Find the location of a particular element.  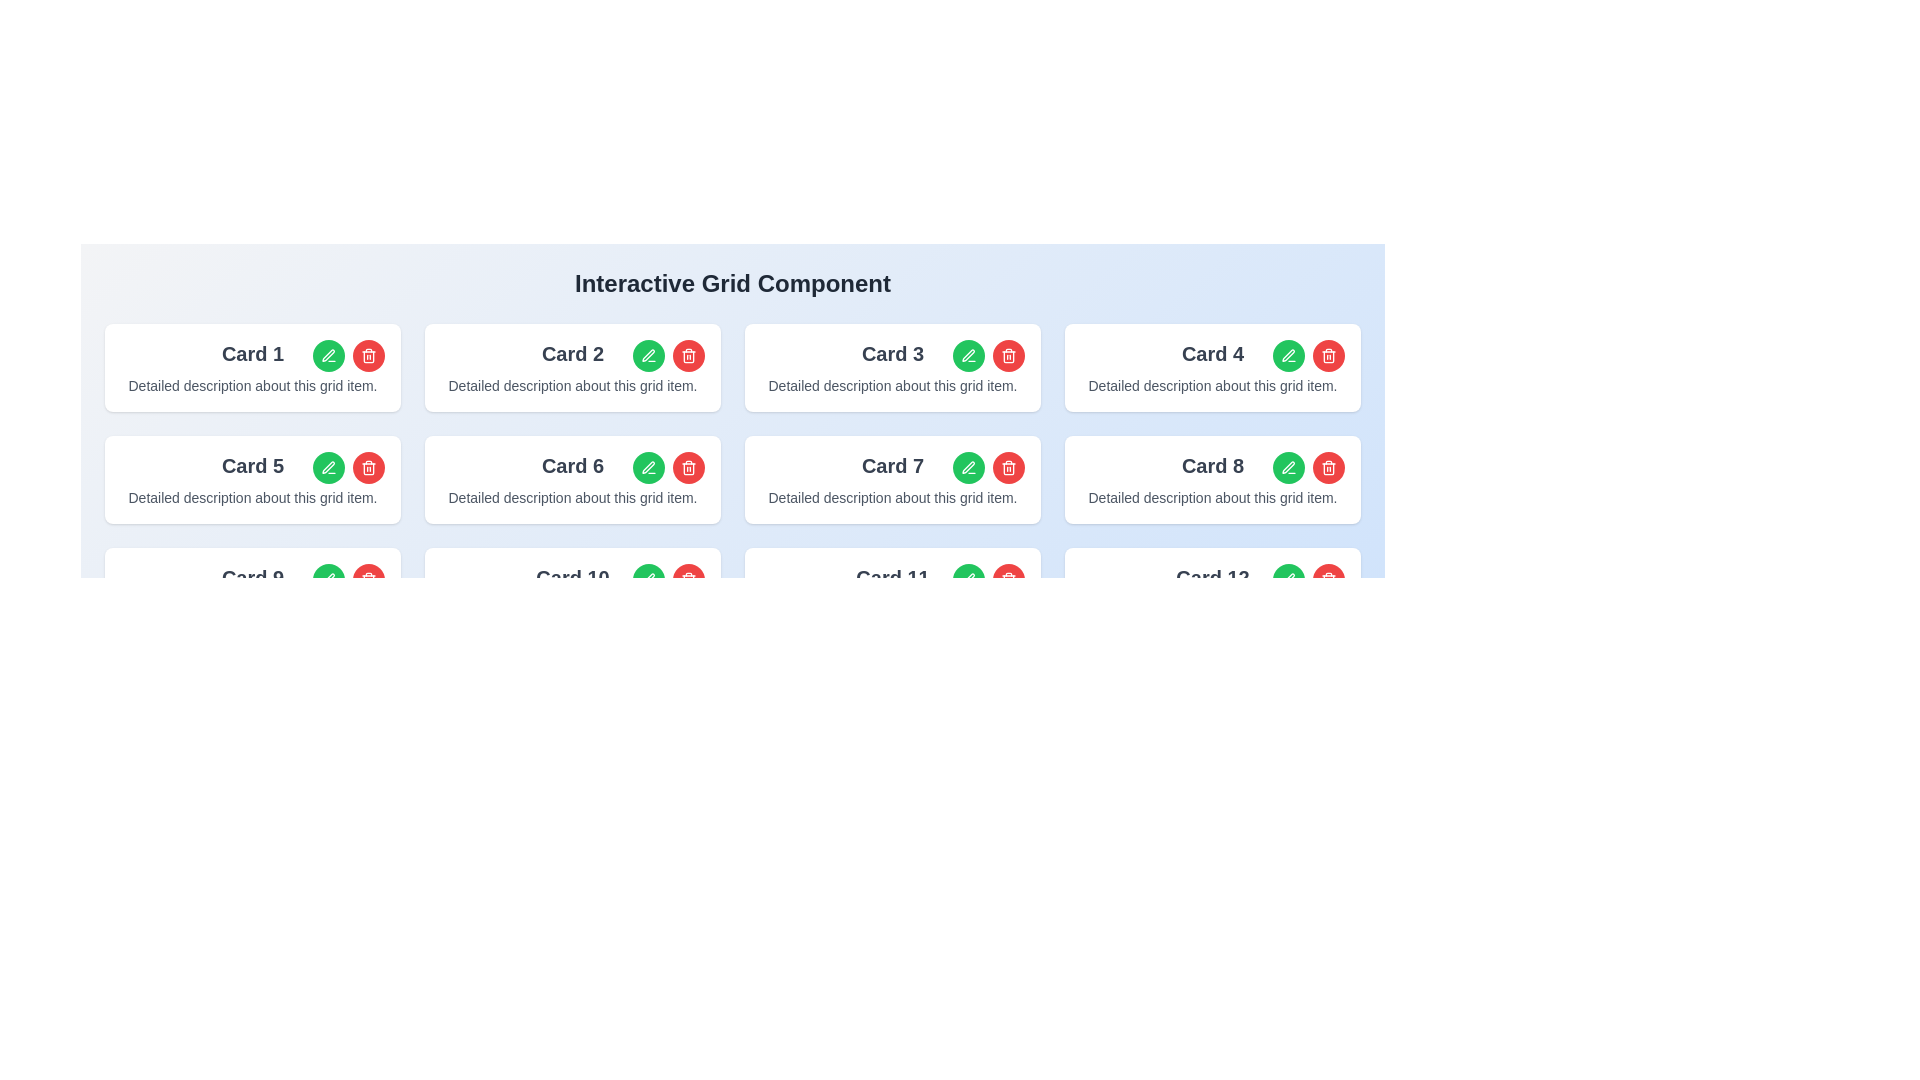

the circular red button with white text and a trash icon located on the right side of 'Card 7', specifically the second button in a row of two buttons, to change its visual style is located at coordinates (1008, 467).